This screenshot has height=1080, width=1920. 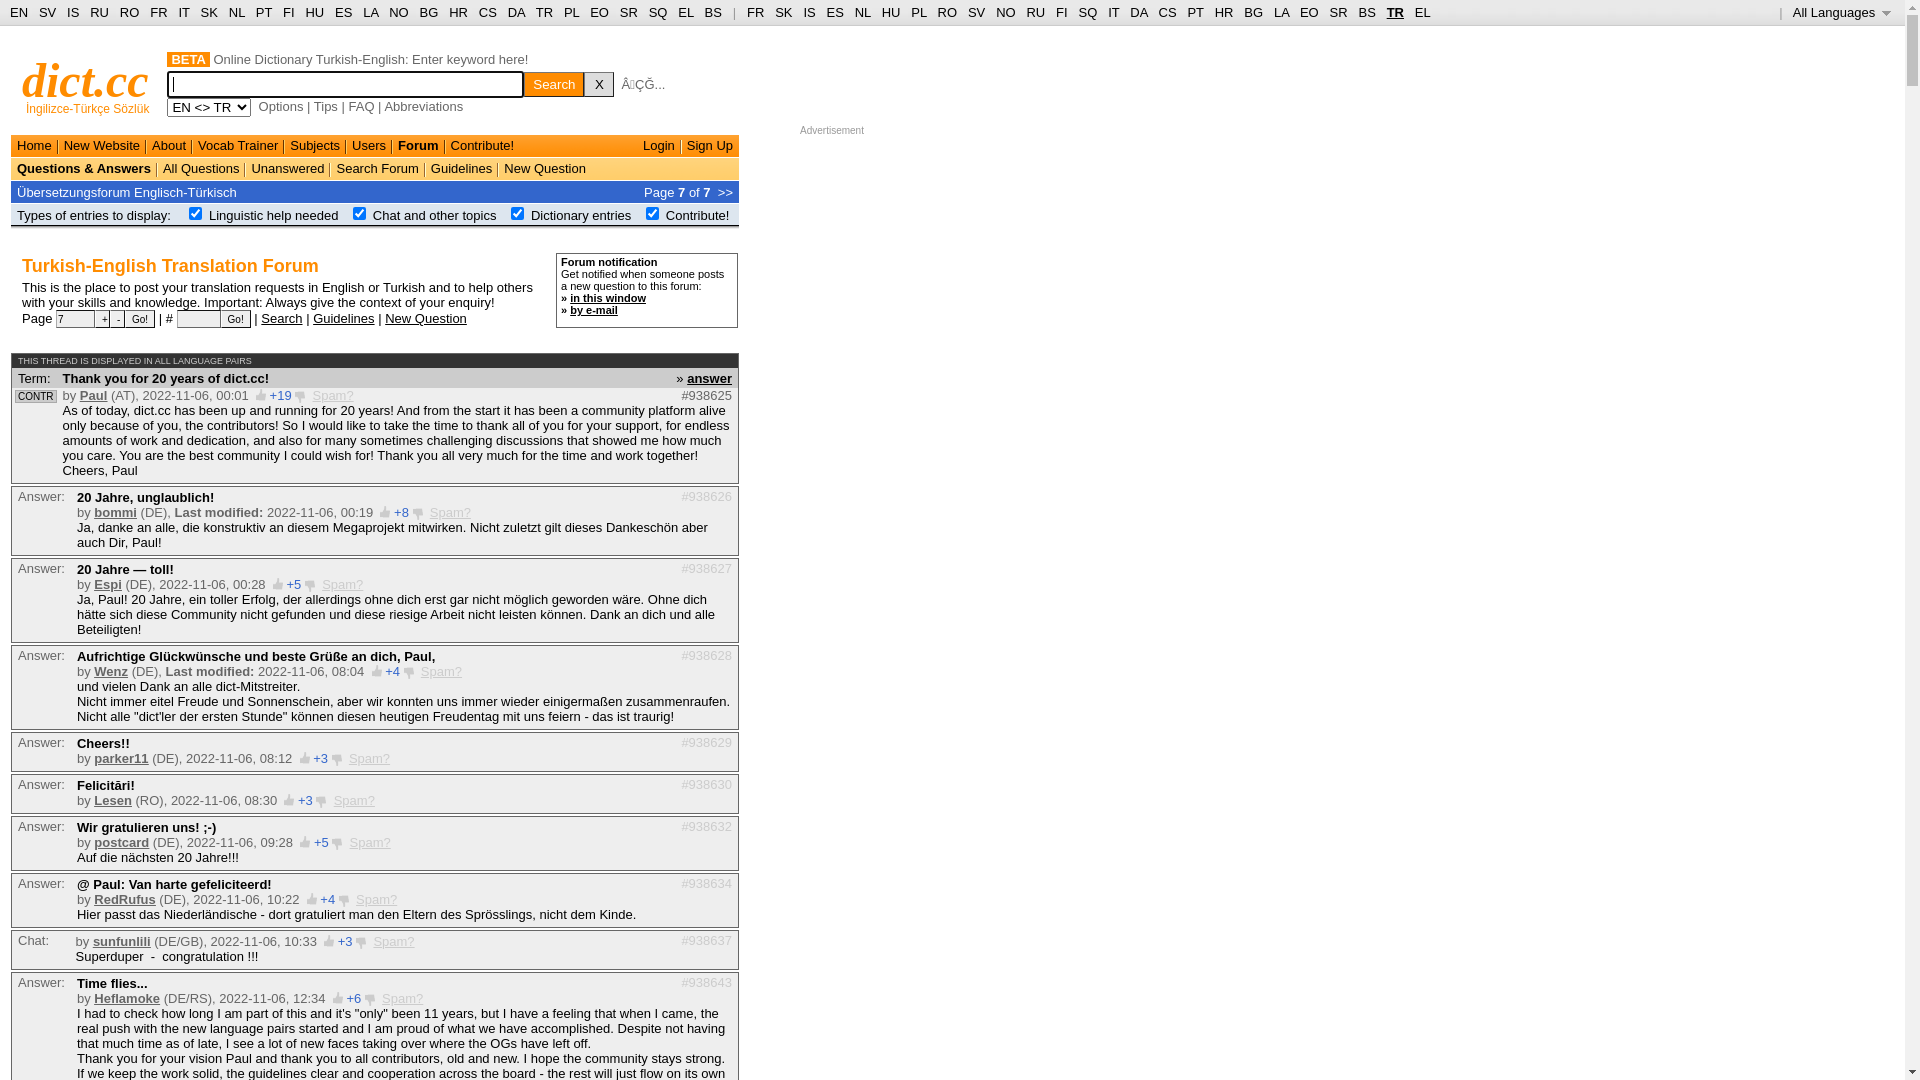 What do you see at coordinates (376, 898) in the screenshot?
I see `'Spam?'` at bounding box center [376, 898].